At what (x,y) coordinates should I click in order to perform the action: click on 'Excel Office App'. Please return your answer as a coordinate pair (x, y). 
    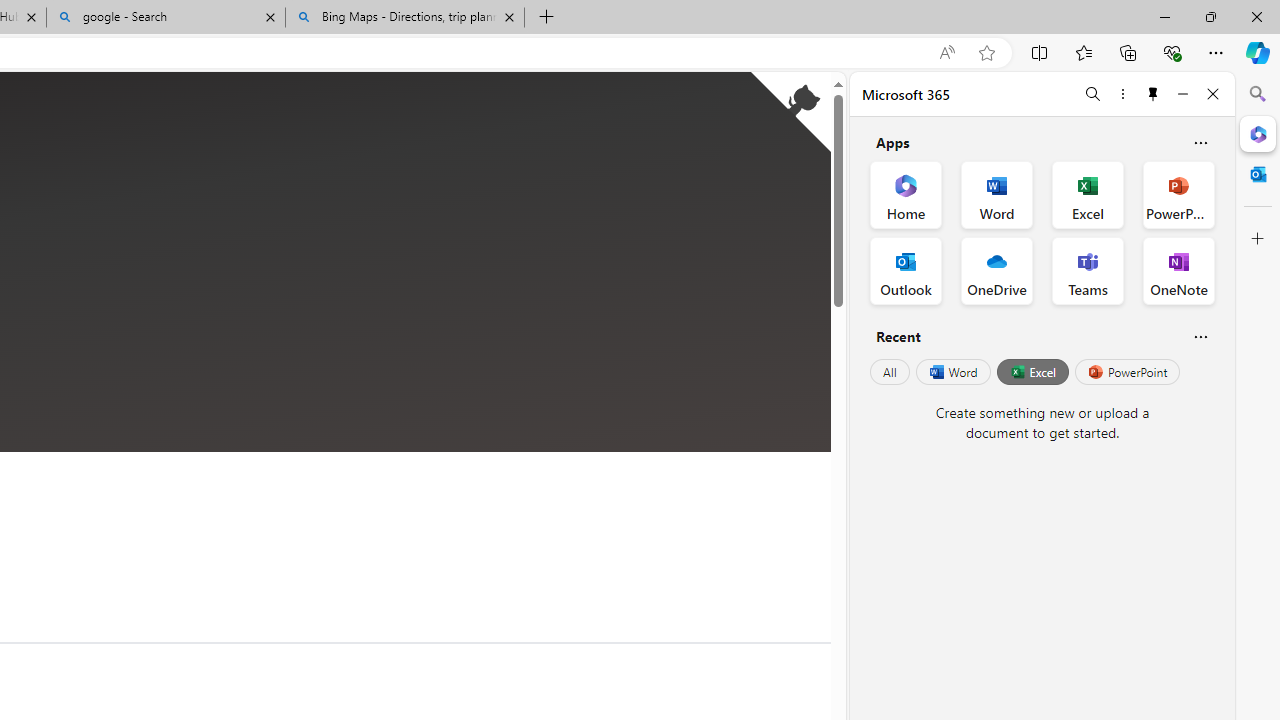
    Looking at the image, I should click on (1087, 195).